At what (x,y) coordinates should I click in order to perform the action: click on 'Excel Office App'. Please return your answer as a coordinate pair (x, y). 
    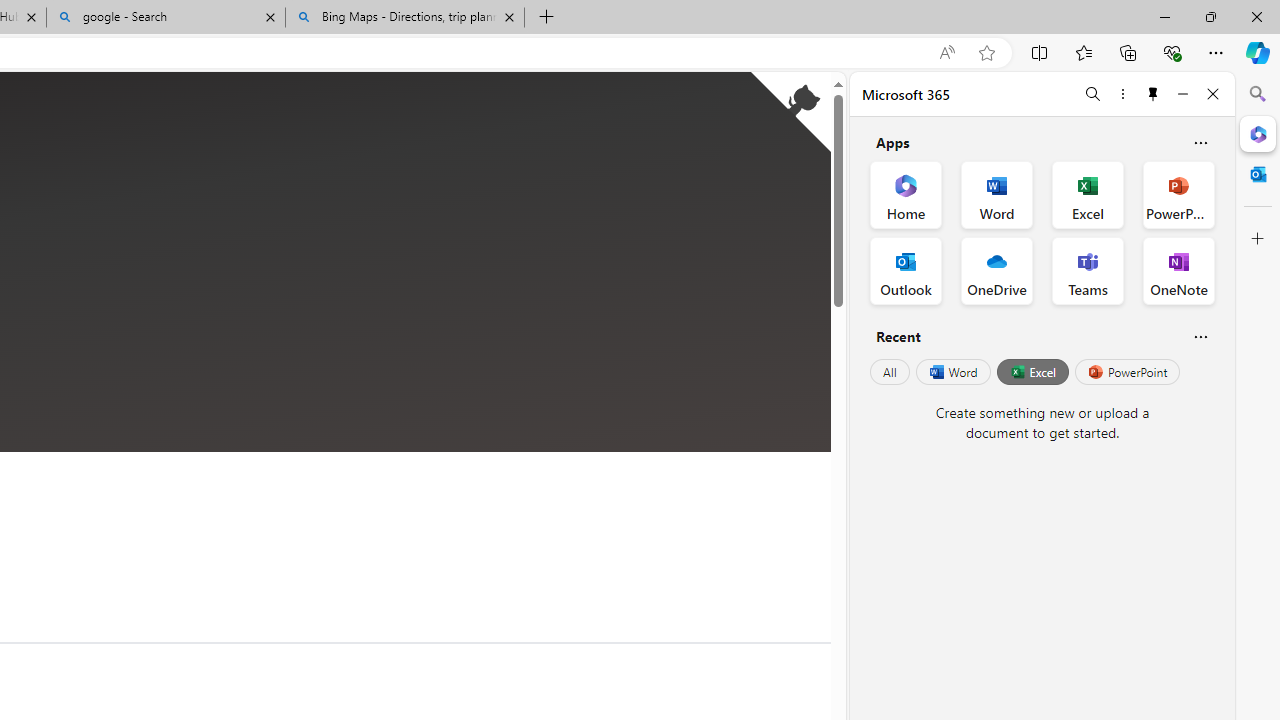
    Looking at the image, I should click on (1087, 195).